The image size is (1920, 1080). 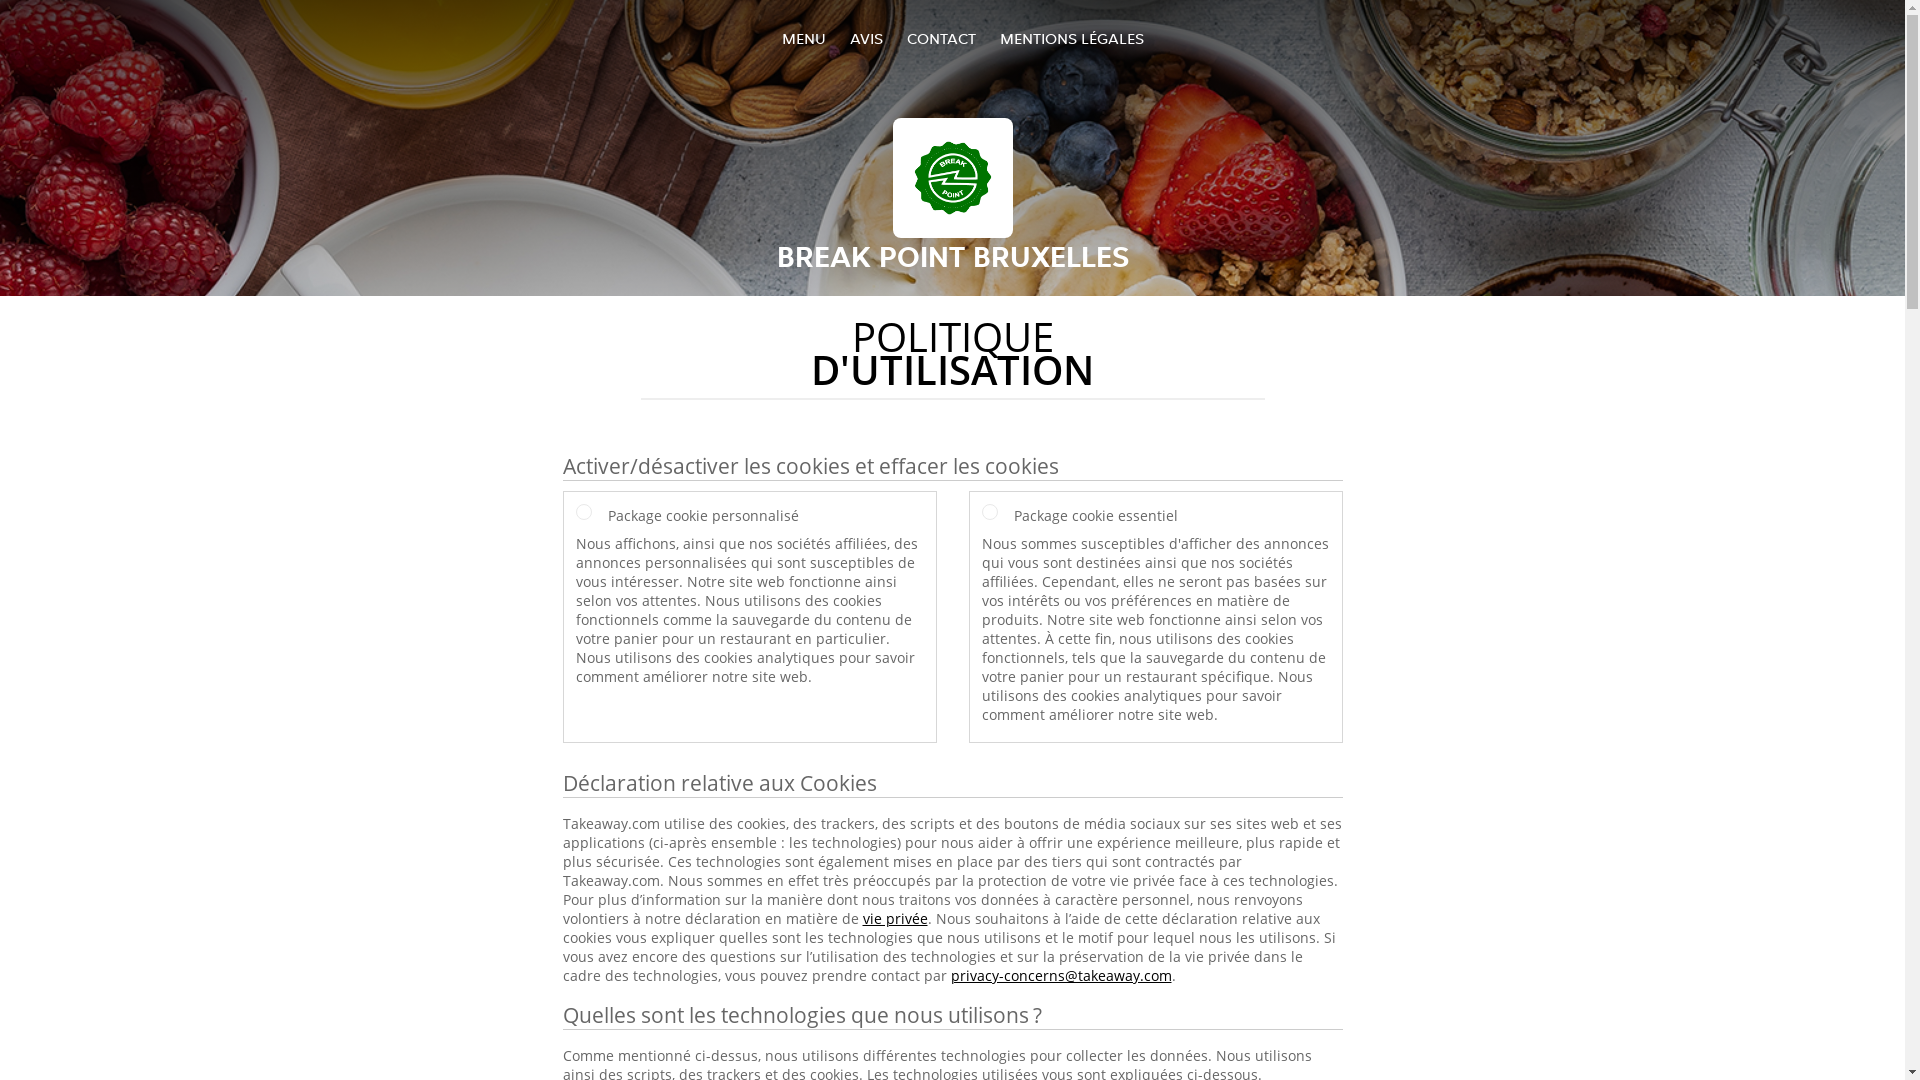 I want to click on 'MENU', so click(x=804, y=38).